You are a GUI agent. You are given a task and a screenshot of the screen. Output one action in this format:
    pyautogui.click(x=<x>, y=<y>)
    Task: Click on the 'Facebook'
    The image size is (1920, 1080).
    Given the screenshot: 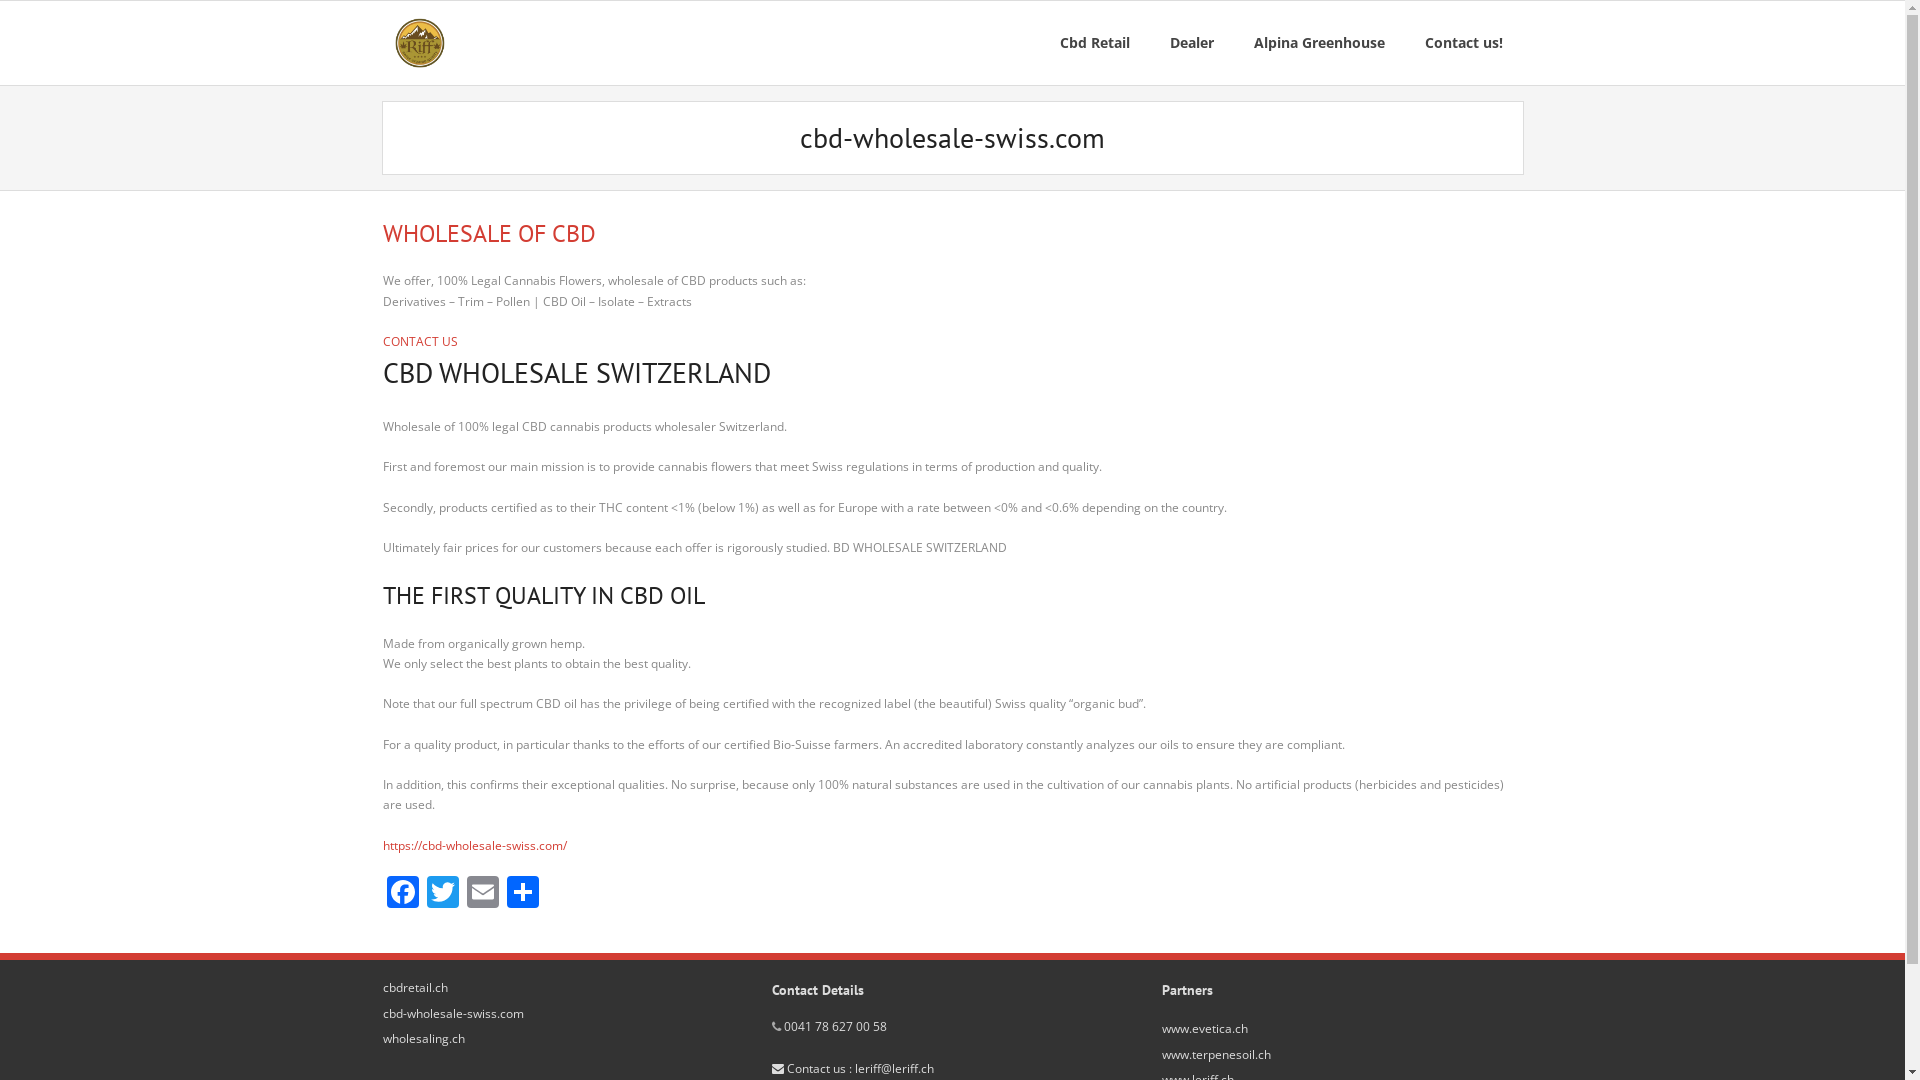 What is the action you would take?
    pyautogui.click(x=401, y=893)
    